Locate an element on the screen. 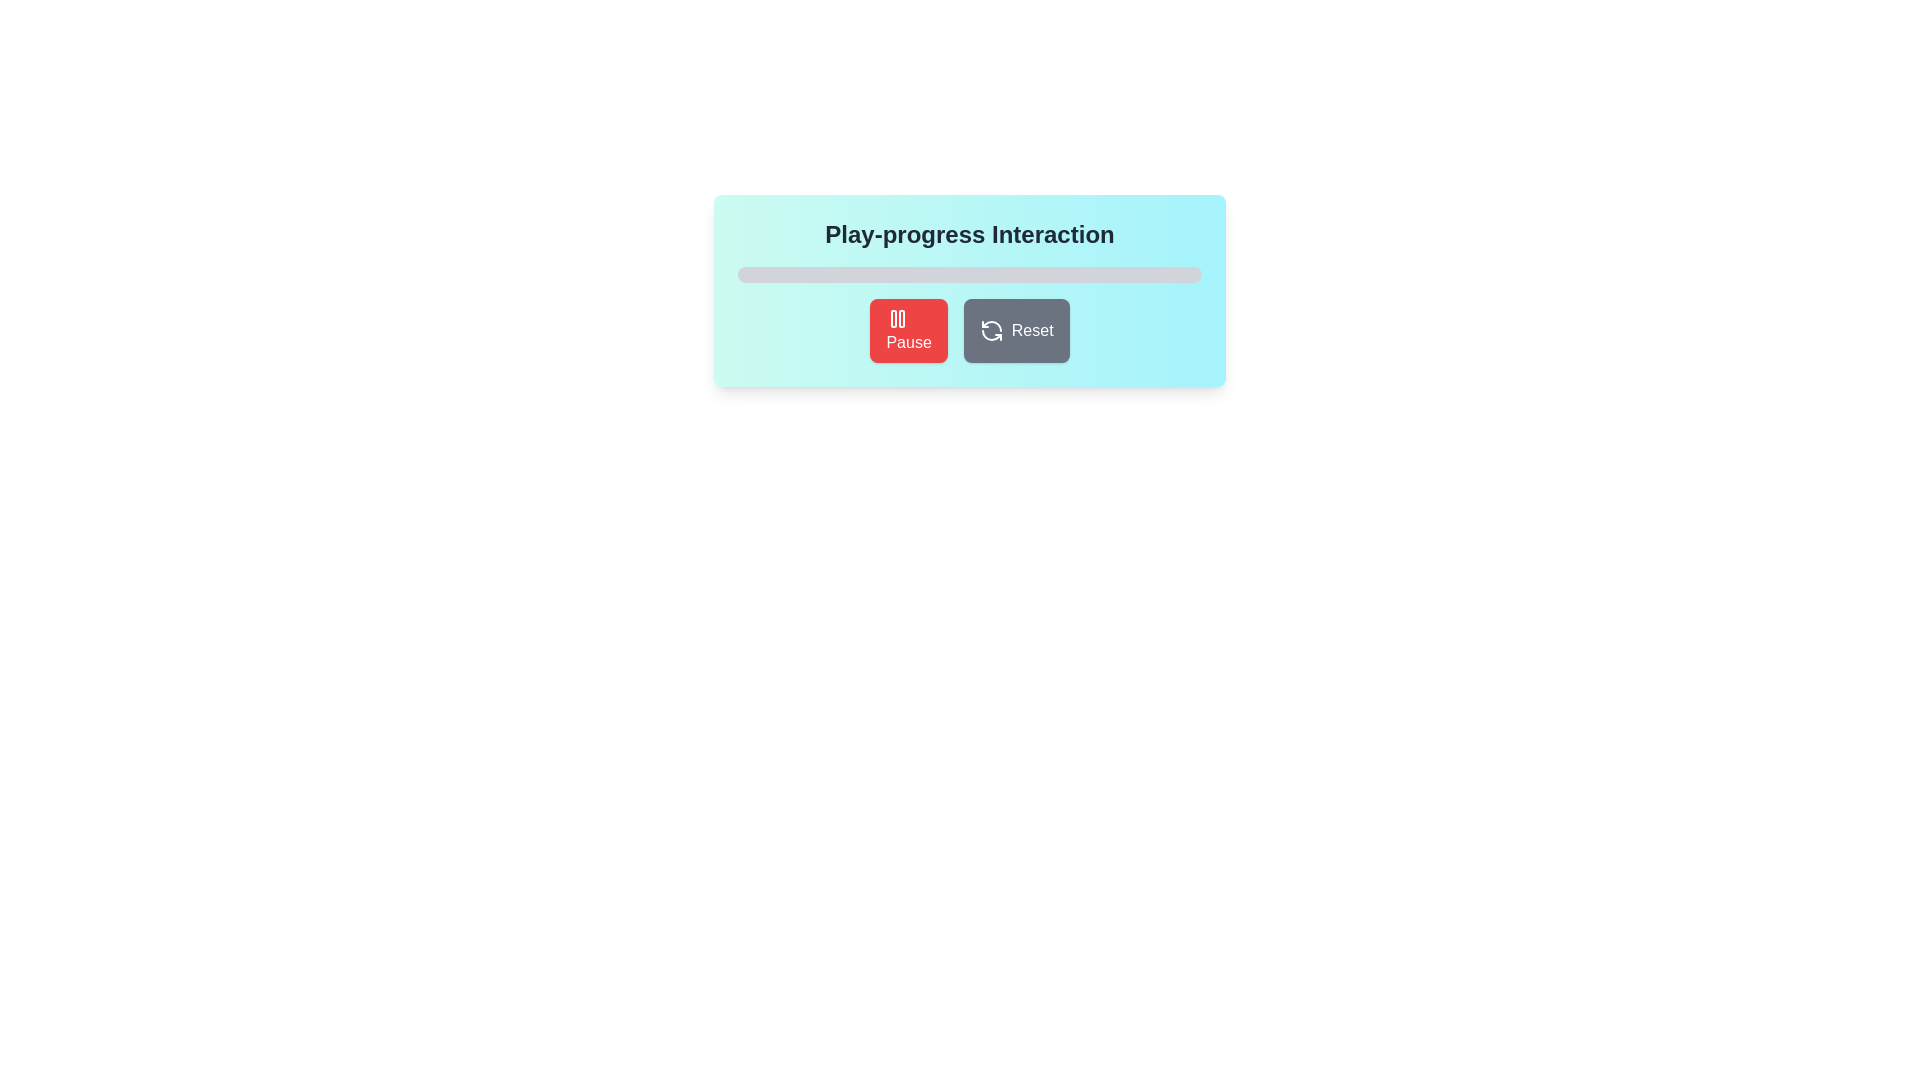  the functionality represented by the curved arrow icon that is part of a reset button with a gray background, located to the right of a red pause button is located at coordinates (991, 334).